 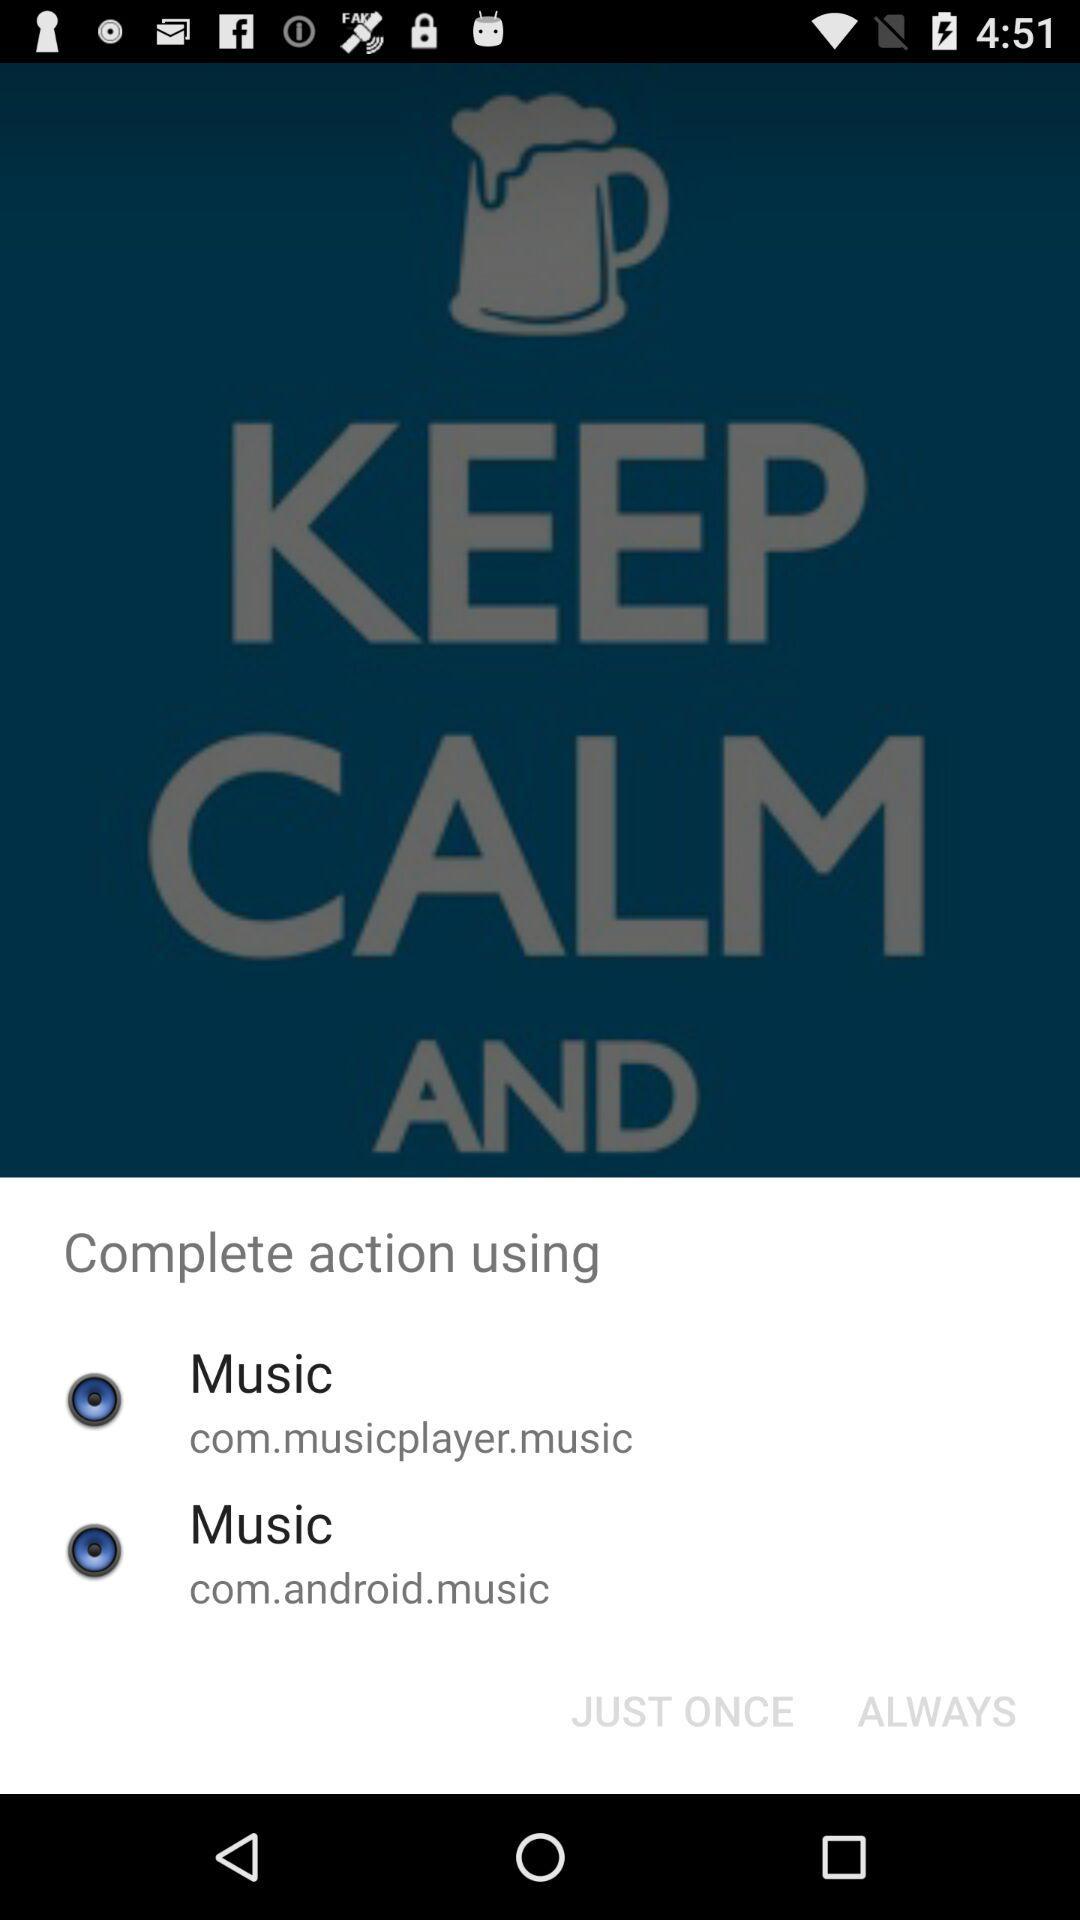 What do you see at coordinates (937, 1708) in the screenshot?
I see `app below complete action using` at bounding box center [937, 1708].